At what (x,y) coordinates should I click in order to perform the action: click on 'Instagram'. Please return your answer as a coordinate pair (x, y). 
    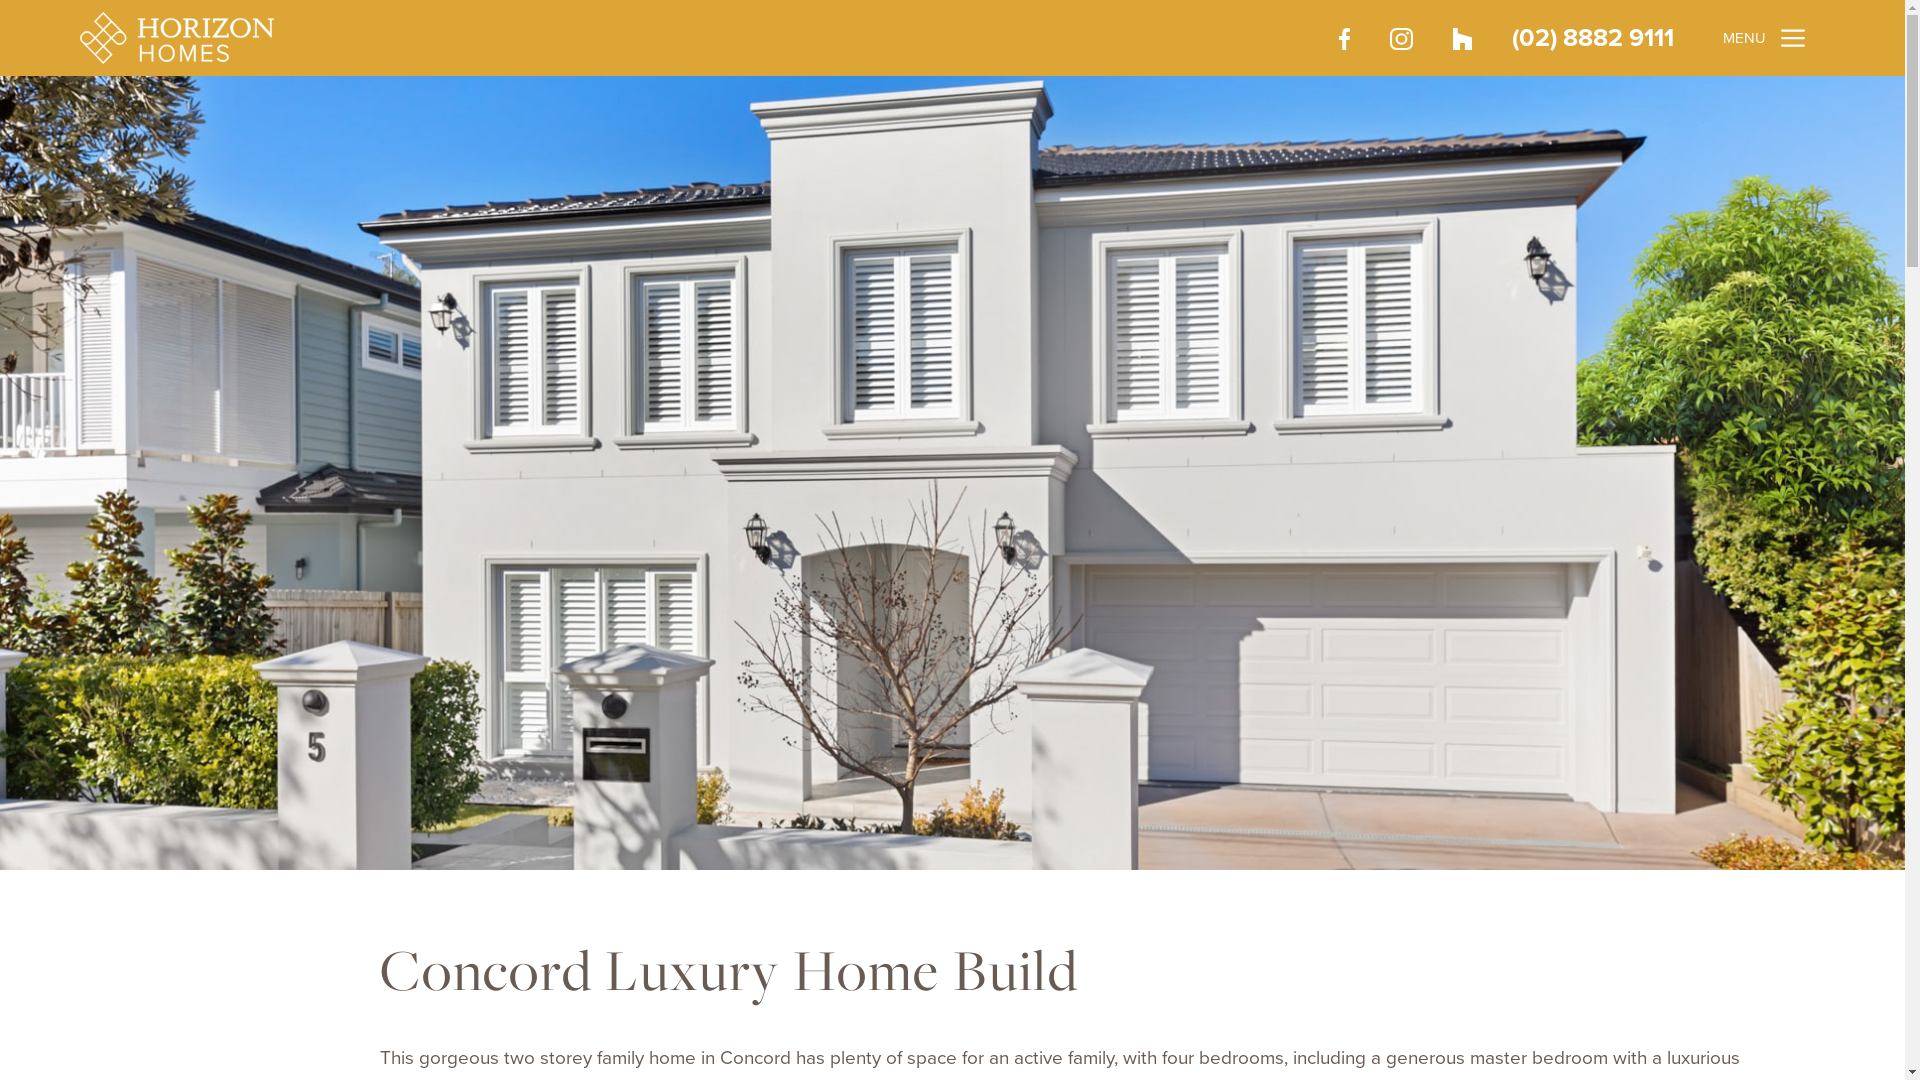
    Looking at the image, I should click on (1368, 38).